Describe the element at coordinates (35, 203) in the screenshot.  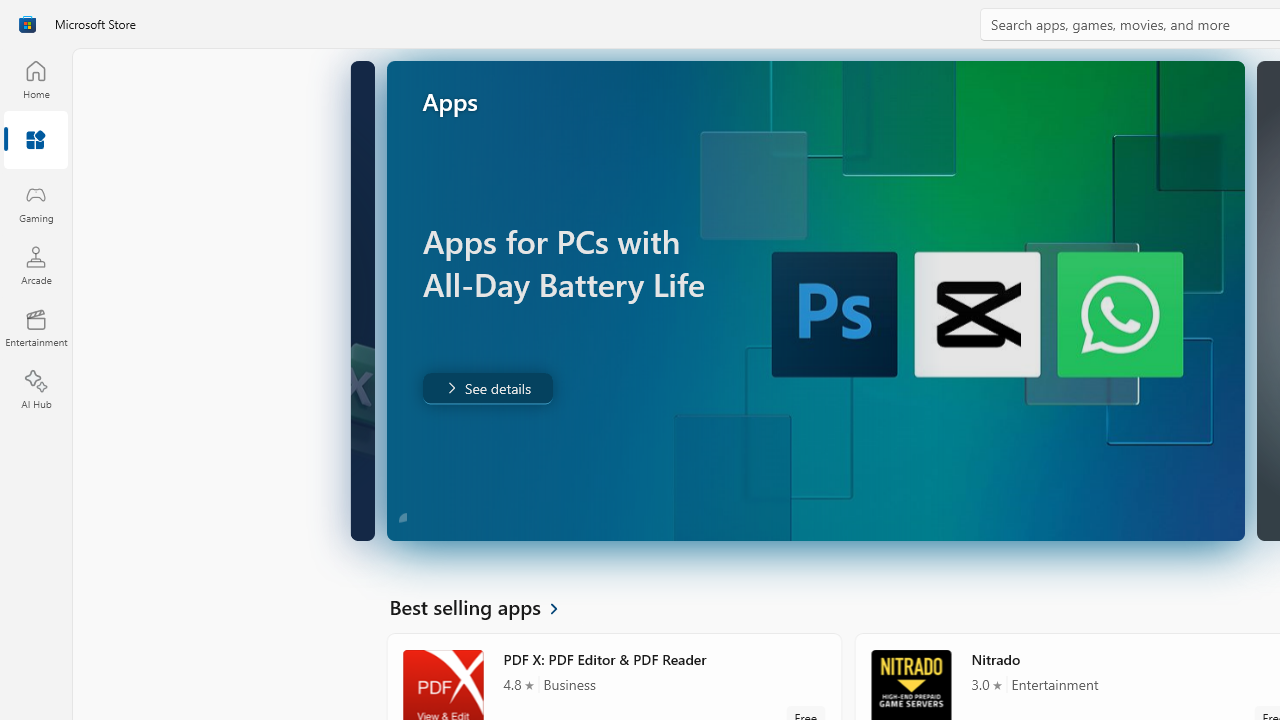
I see `'Gaming'` at that location.